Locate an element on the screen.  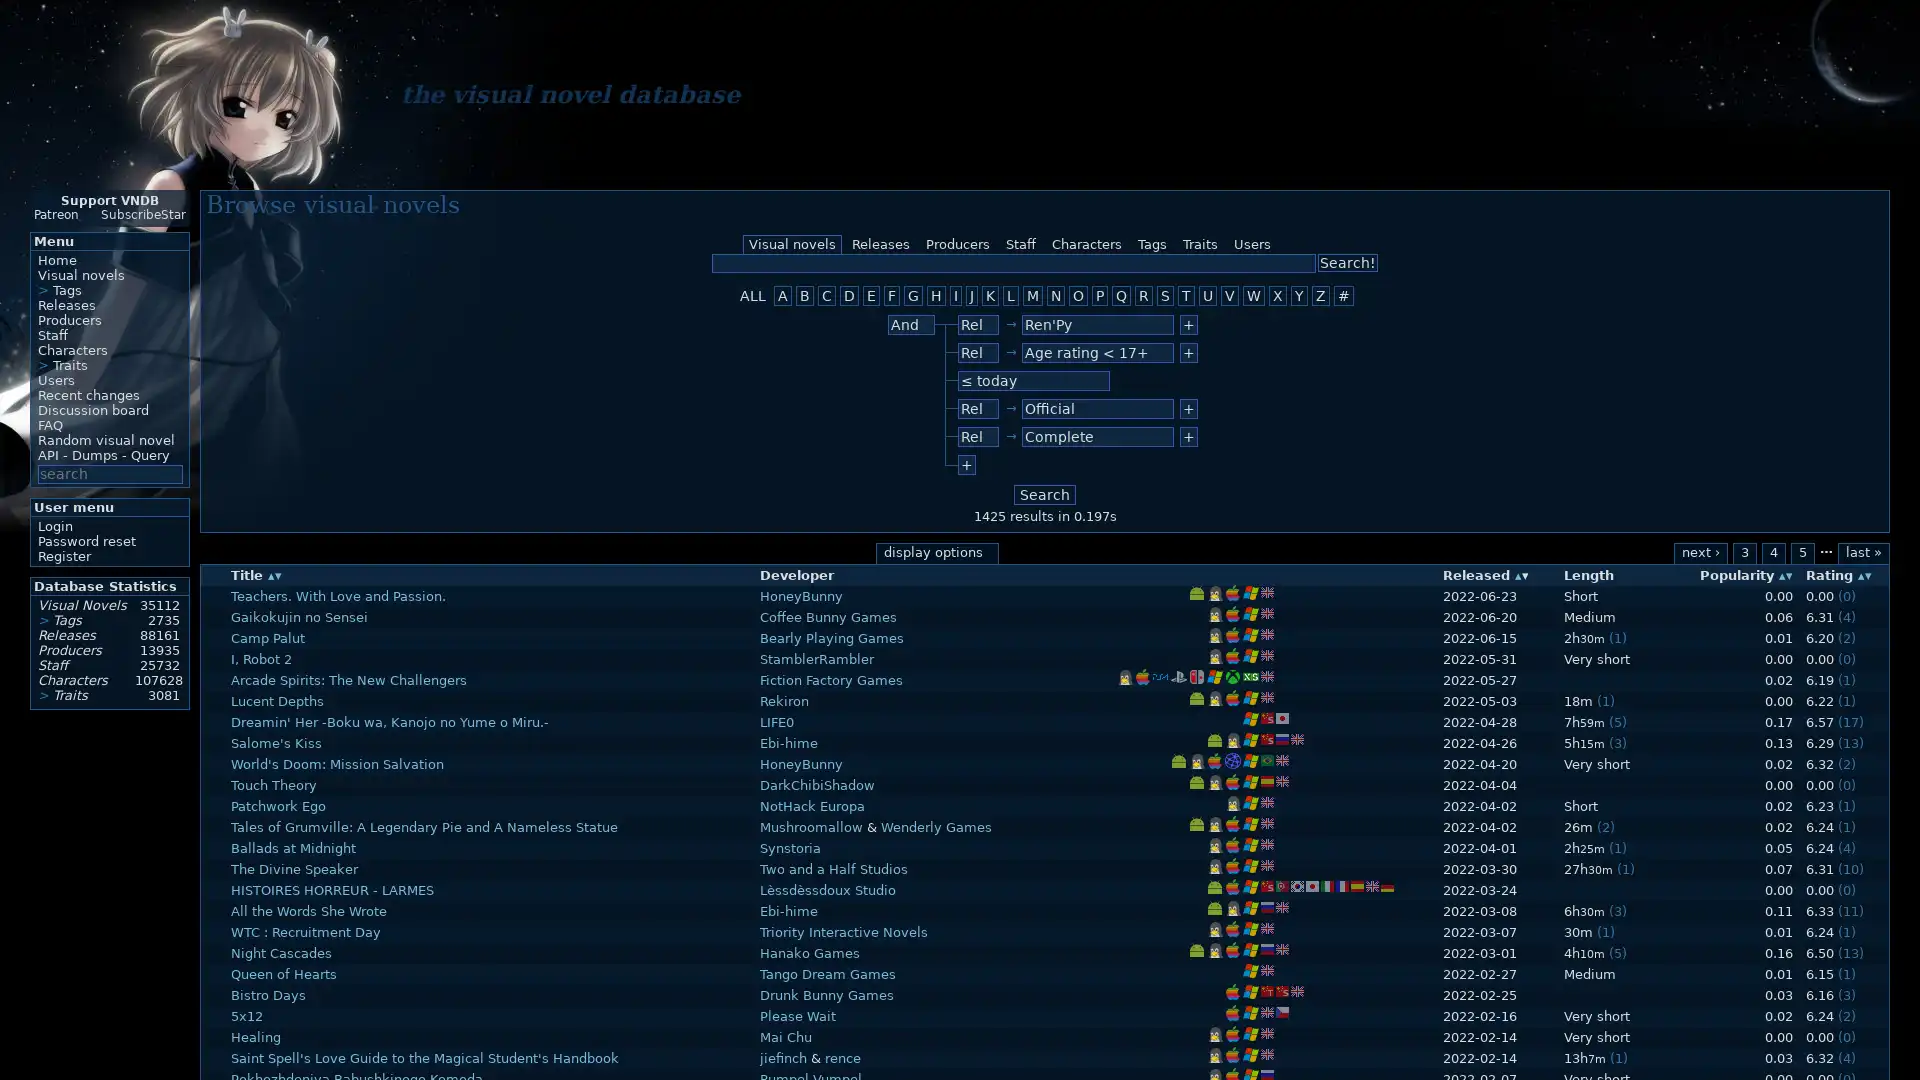
ALL is located at coordinates (752, 296).